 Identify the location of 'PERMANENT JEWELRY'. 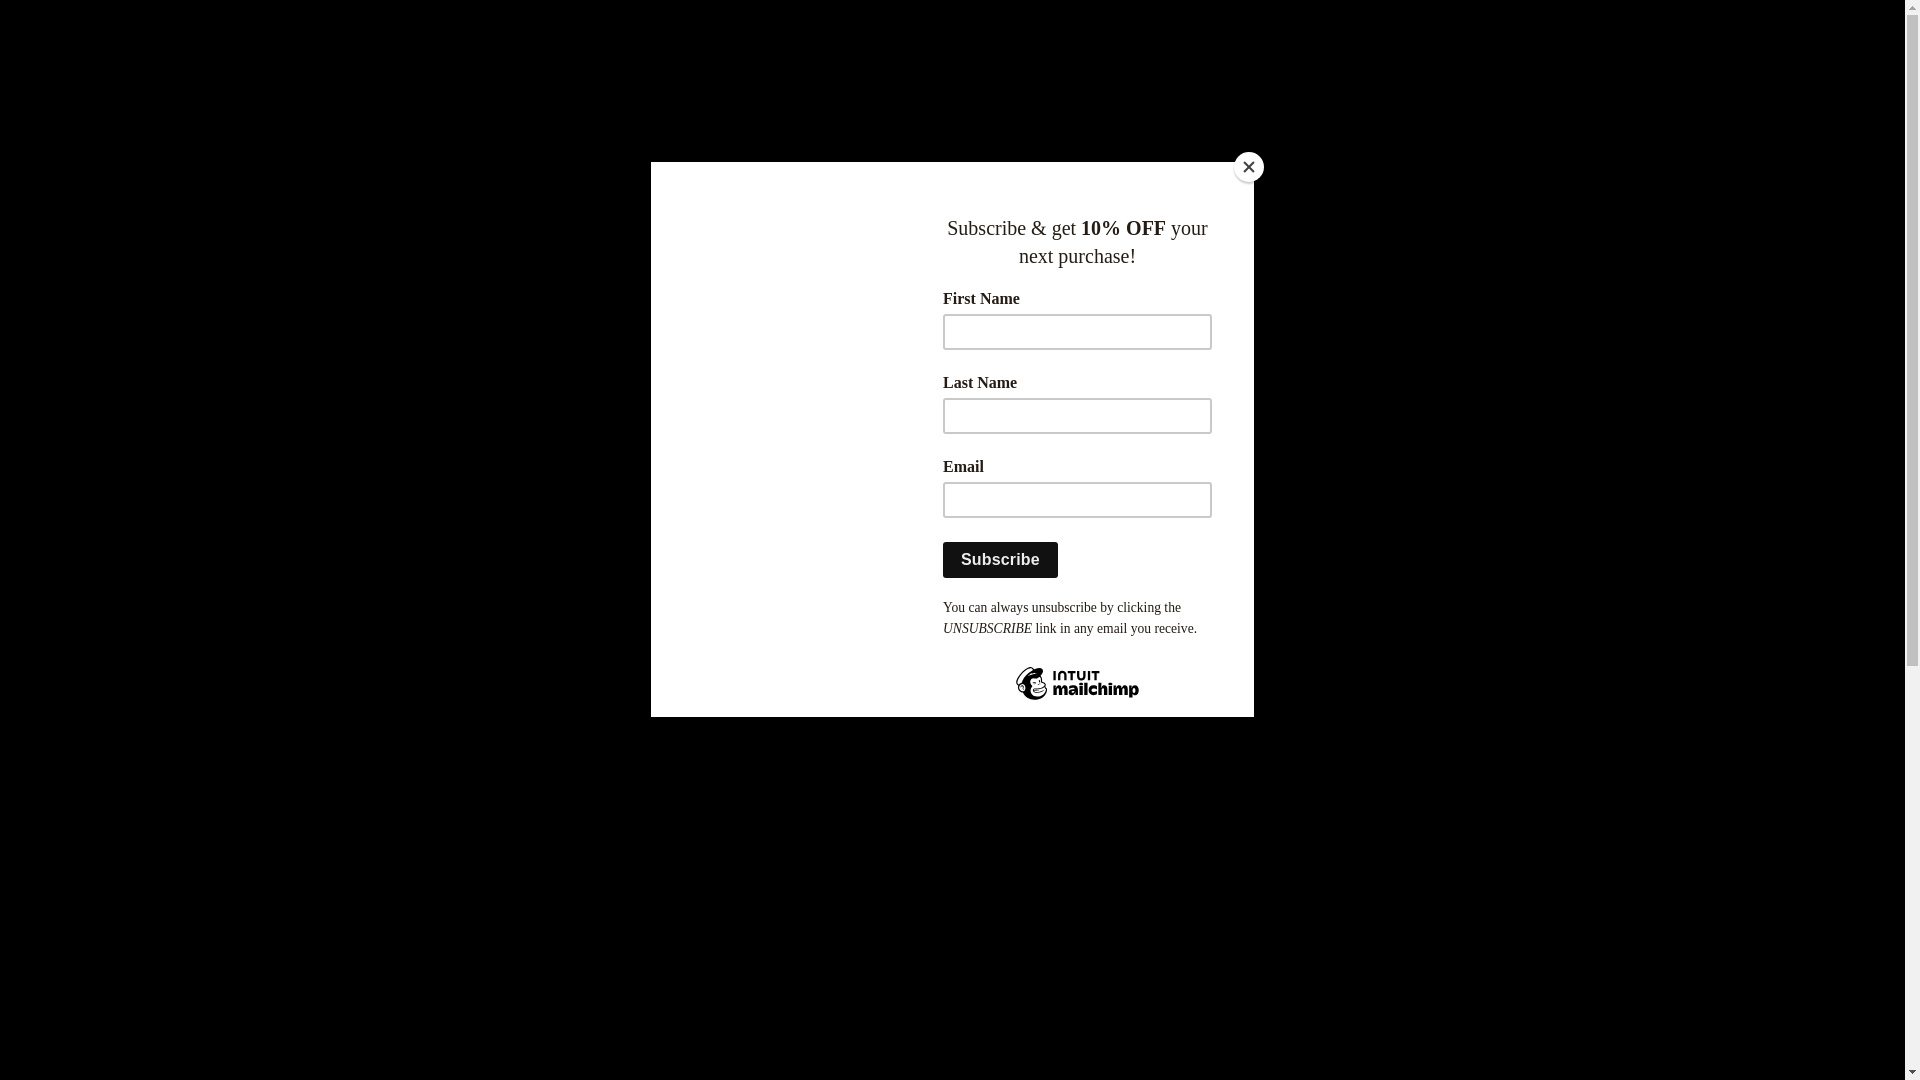
(823, 414).